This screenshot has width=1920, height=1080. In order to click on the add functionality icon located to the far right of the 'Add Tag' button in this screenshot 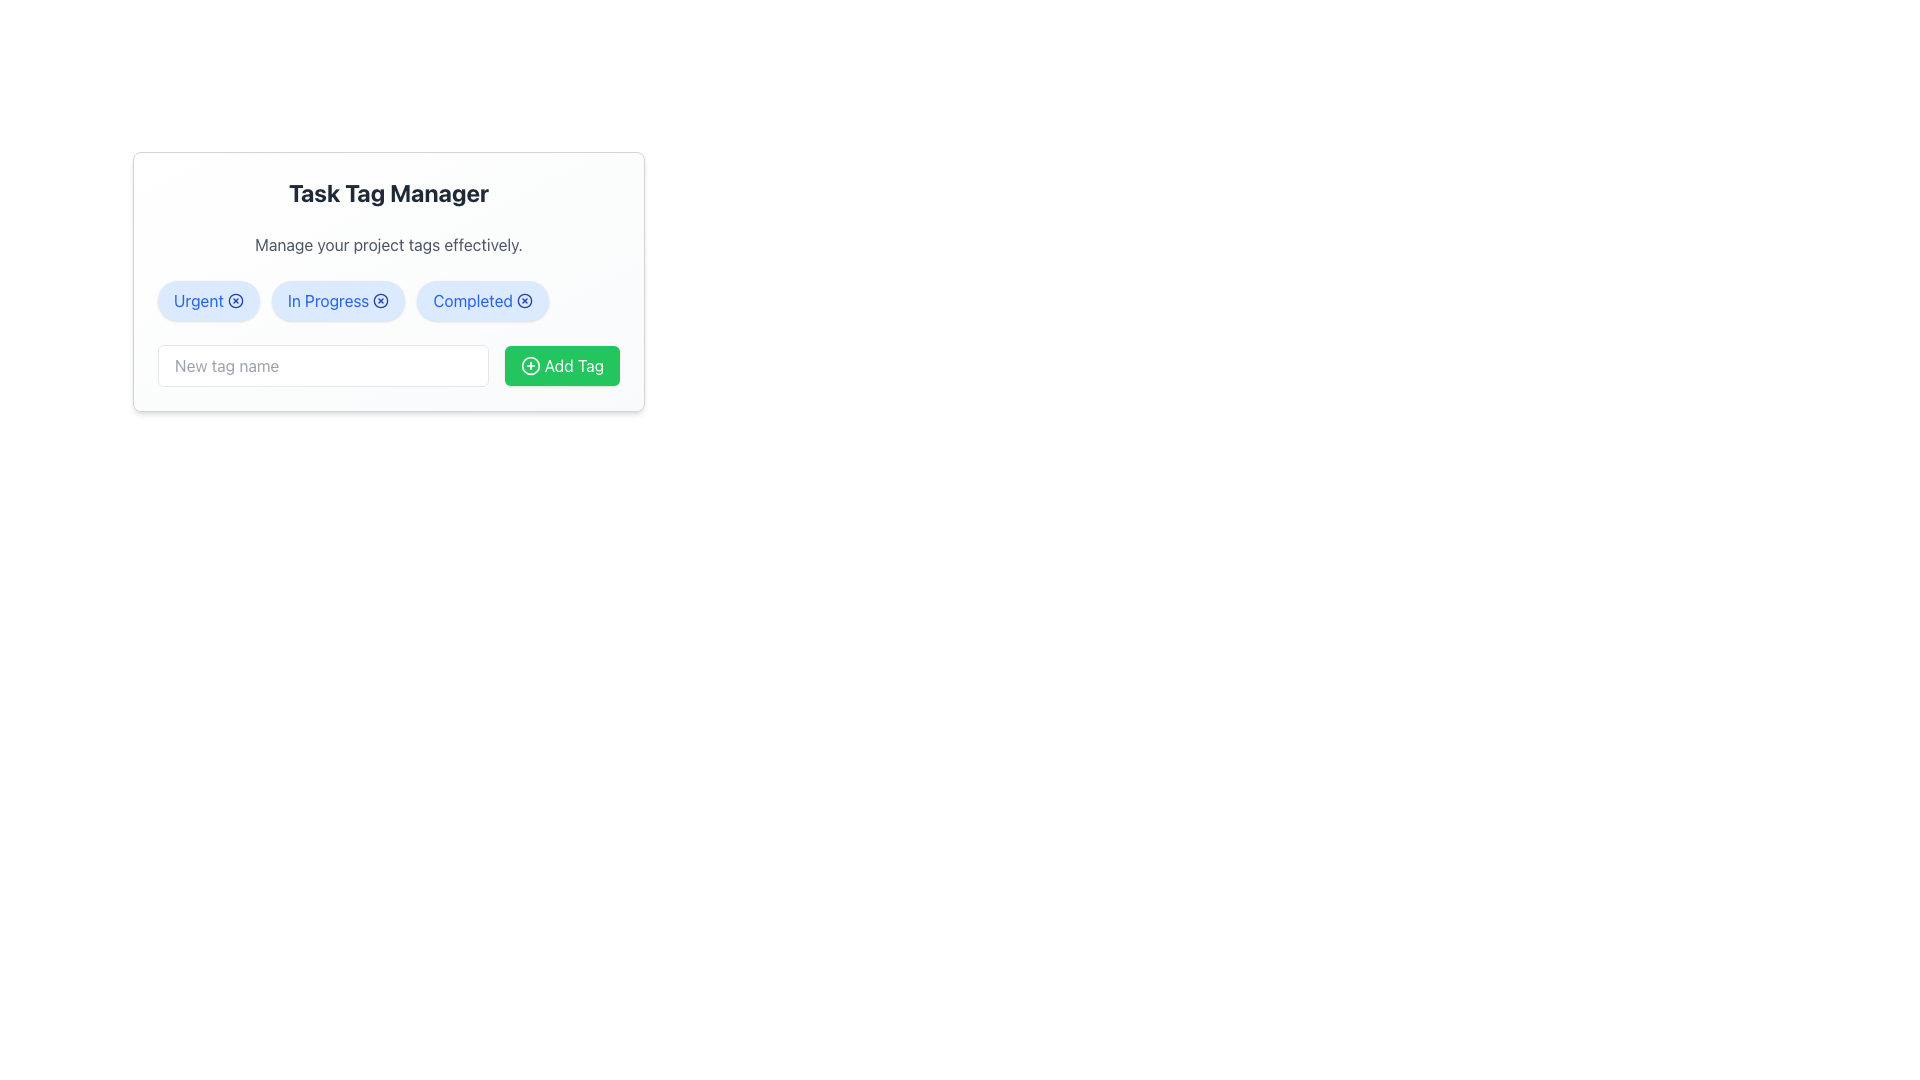, I will do `click(530, 366)`.